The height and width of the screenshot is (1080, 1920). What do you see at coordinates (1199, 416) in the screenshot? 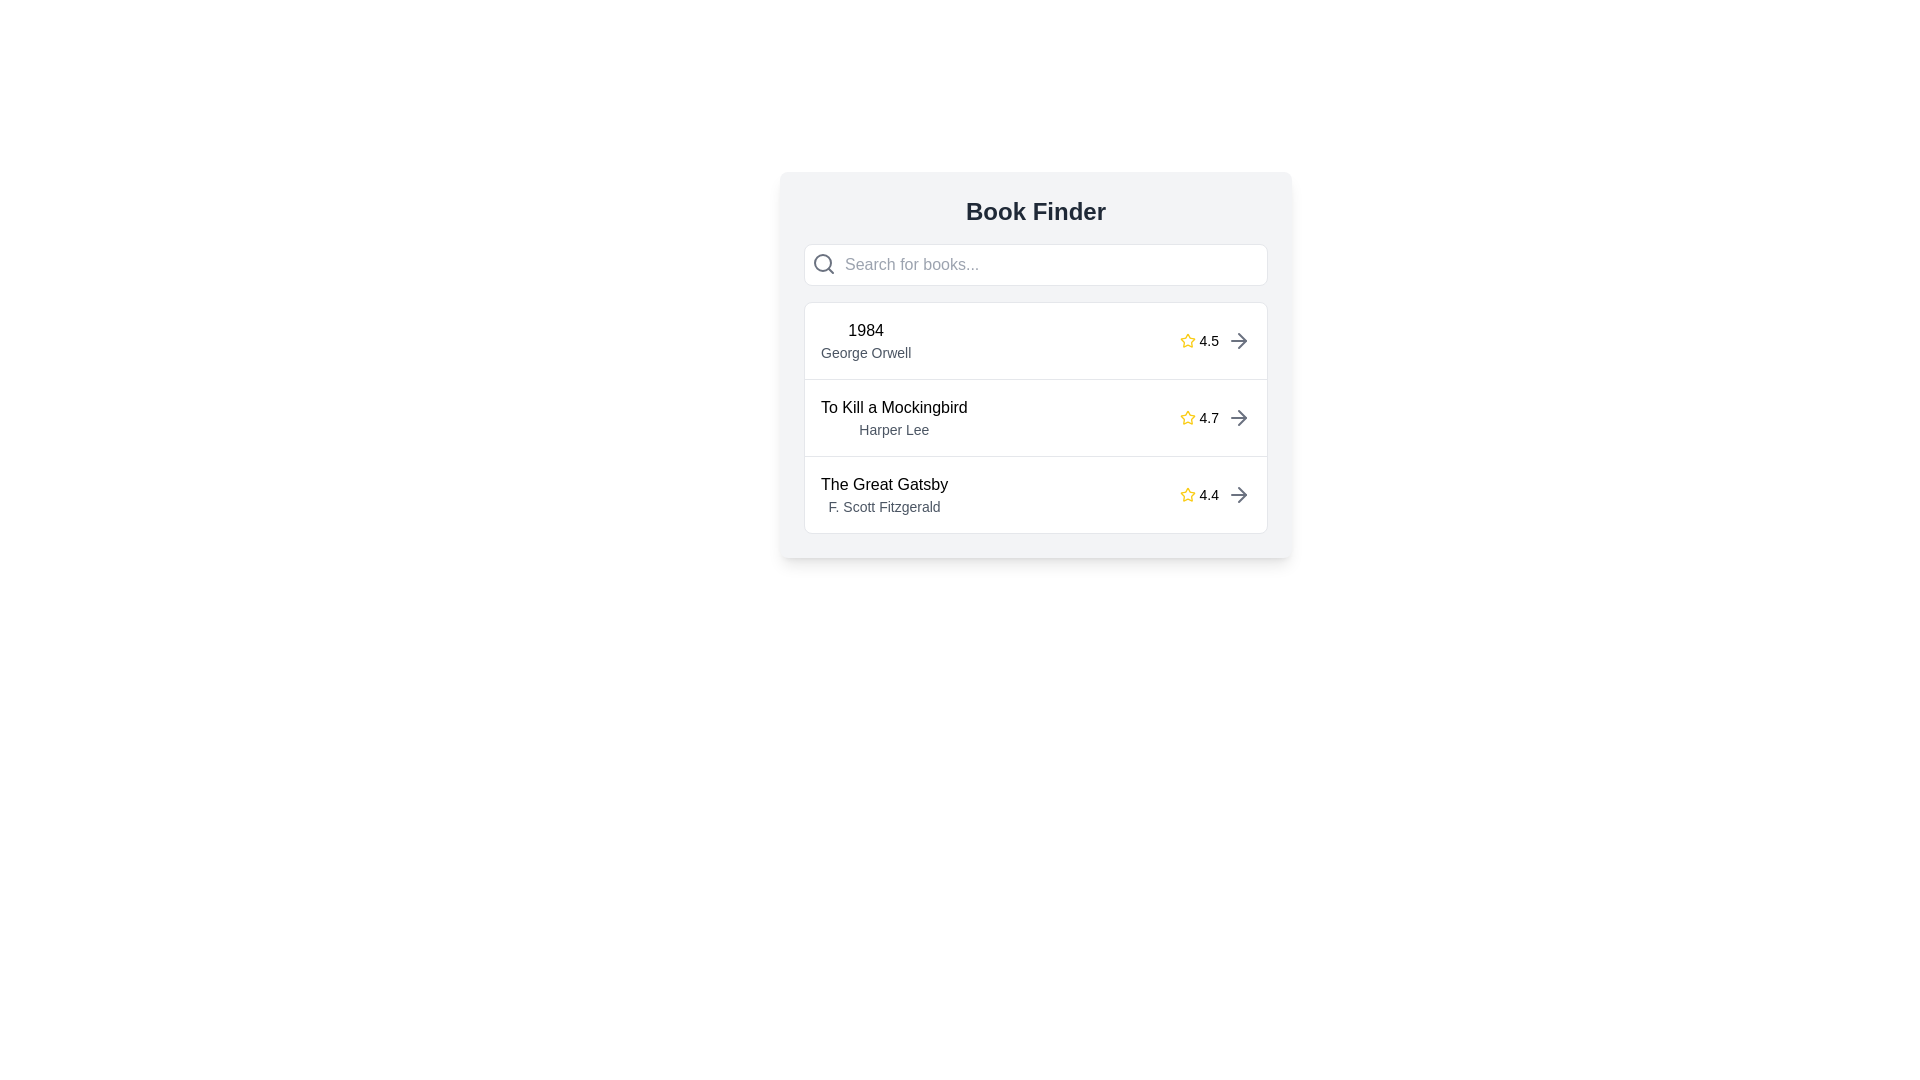
I see `the star icon located to the right of the book title 'To Kill a Mockingbird' by 'Harper Lee', which displays the average rating value` at bounding box center [1199, 416].